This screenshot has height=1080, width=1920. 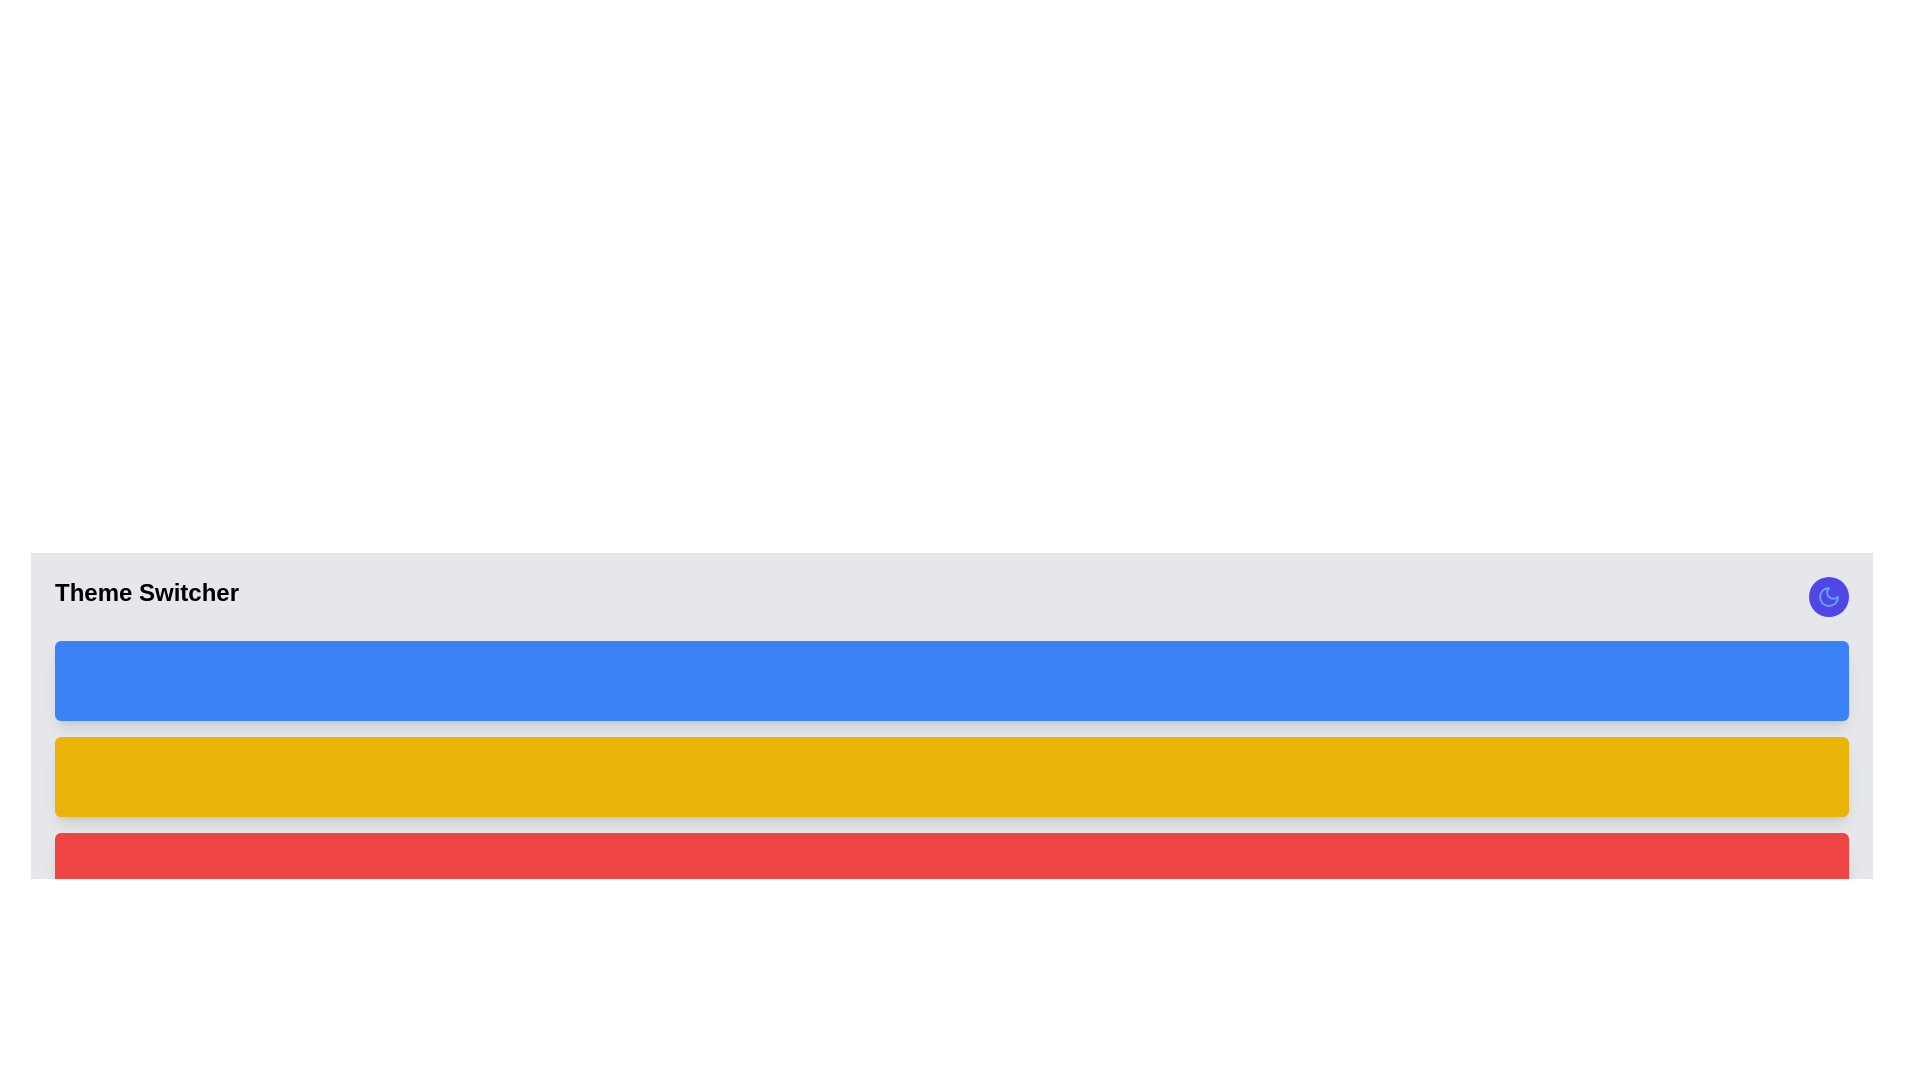 I want to click on the crescent moon icon located in the top right corner of the interface, so click(x=1828, y=596).